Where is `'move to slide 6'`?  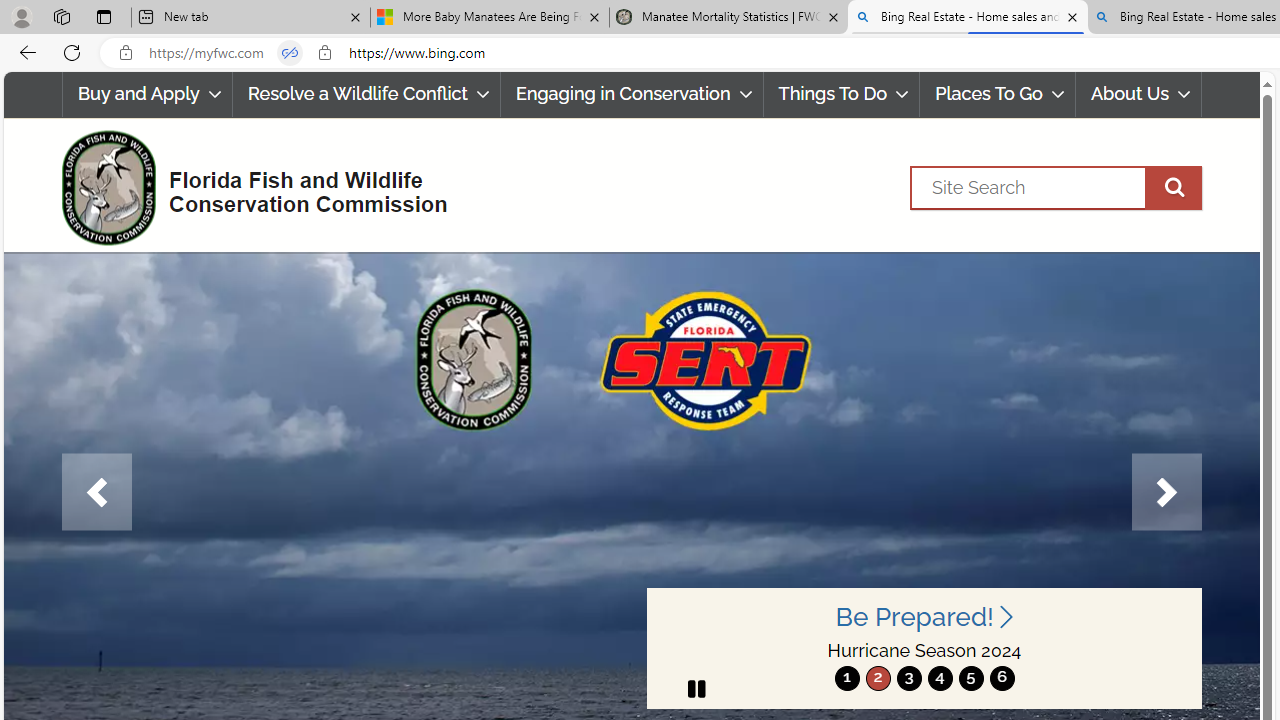
'move to slide 6' is located at coordinates (1002, 677).